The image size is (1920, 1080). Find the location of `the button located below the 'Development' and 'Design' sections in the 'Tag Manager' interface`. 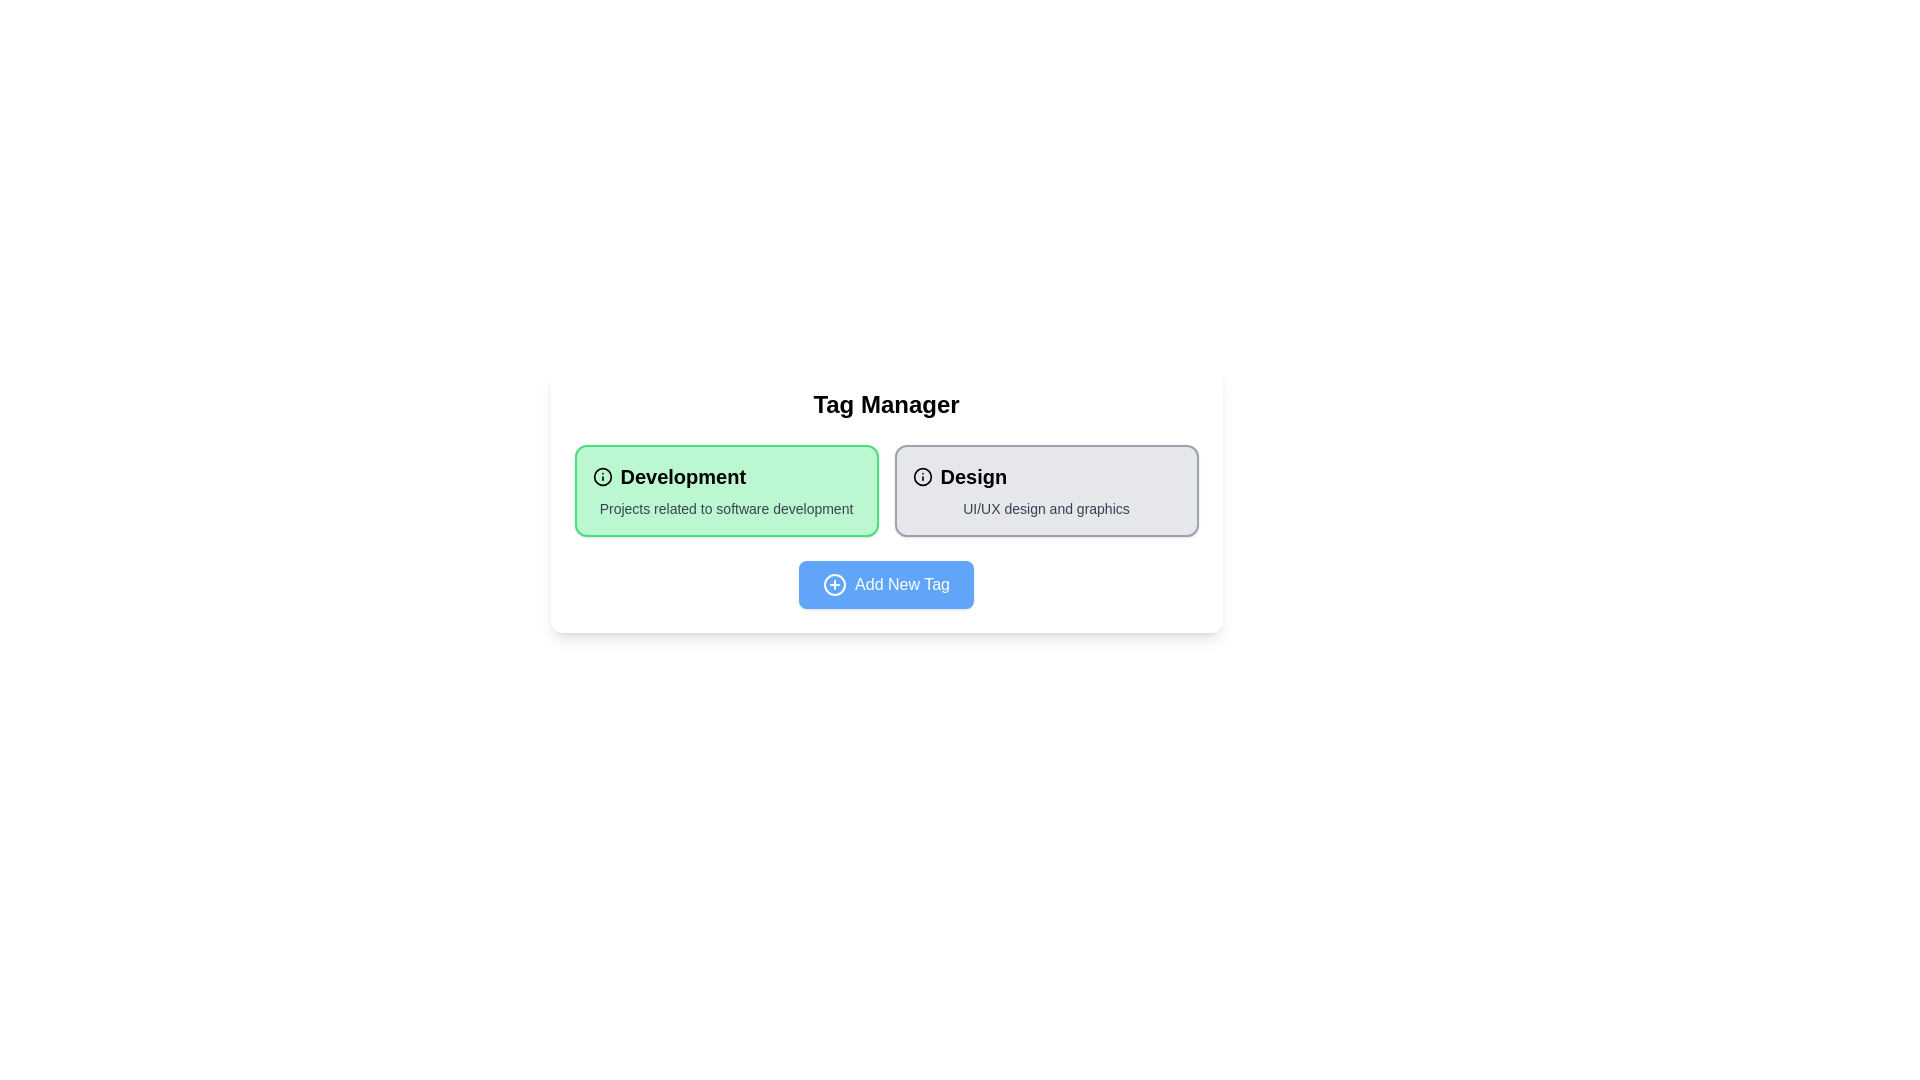

the button located below the 'Development' and 'Design' sections in the 'Tag Manager' interface is located at coordinates (885, 585).